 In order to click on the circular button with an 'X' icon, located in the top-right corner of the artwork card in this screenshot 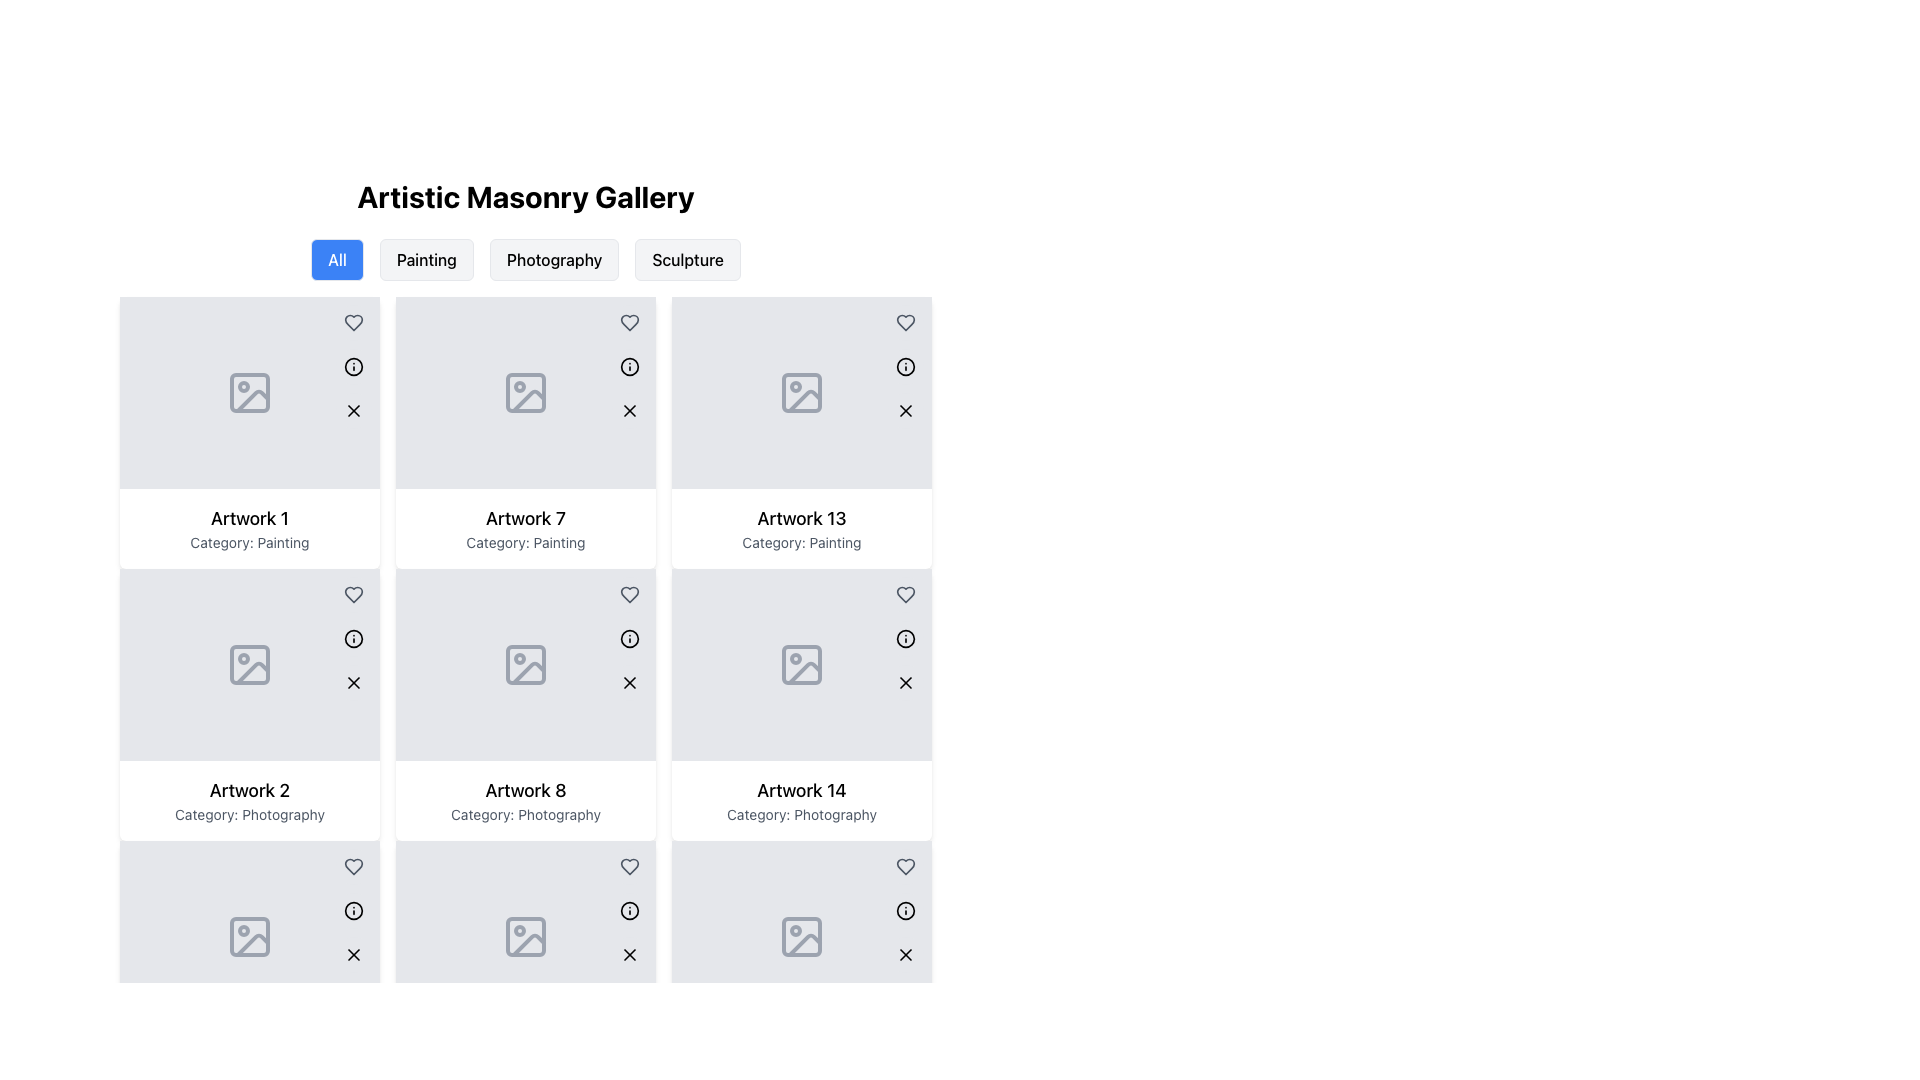, I will do `click(354, 681)`.